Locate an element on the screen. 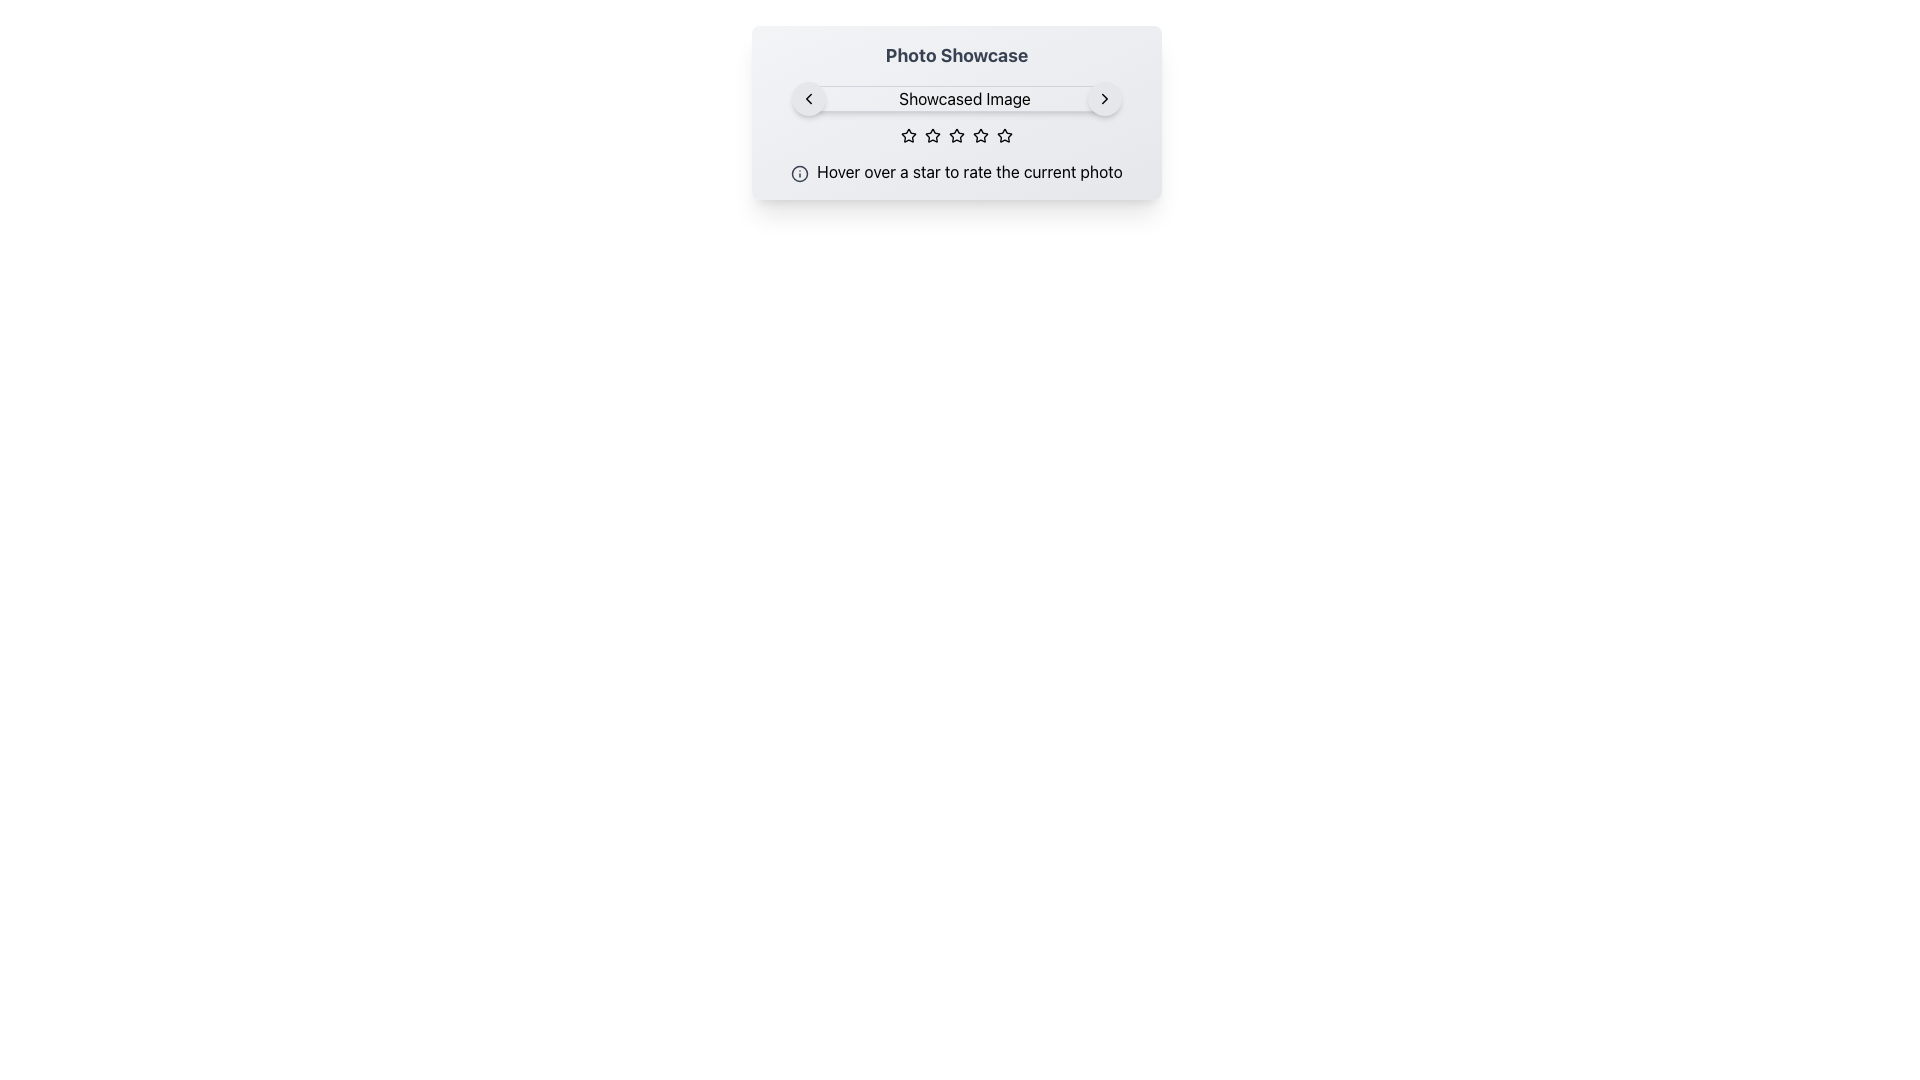  the chevron navigation button located in the top-right section of the central interface panel is located at coordinates (1103, 99).